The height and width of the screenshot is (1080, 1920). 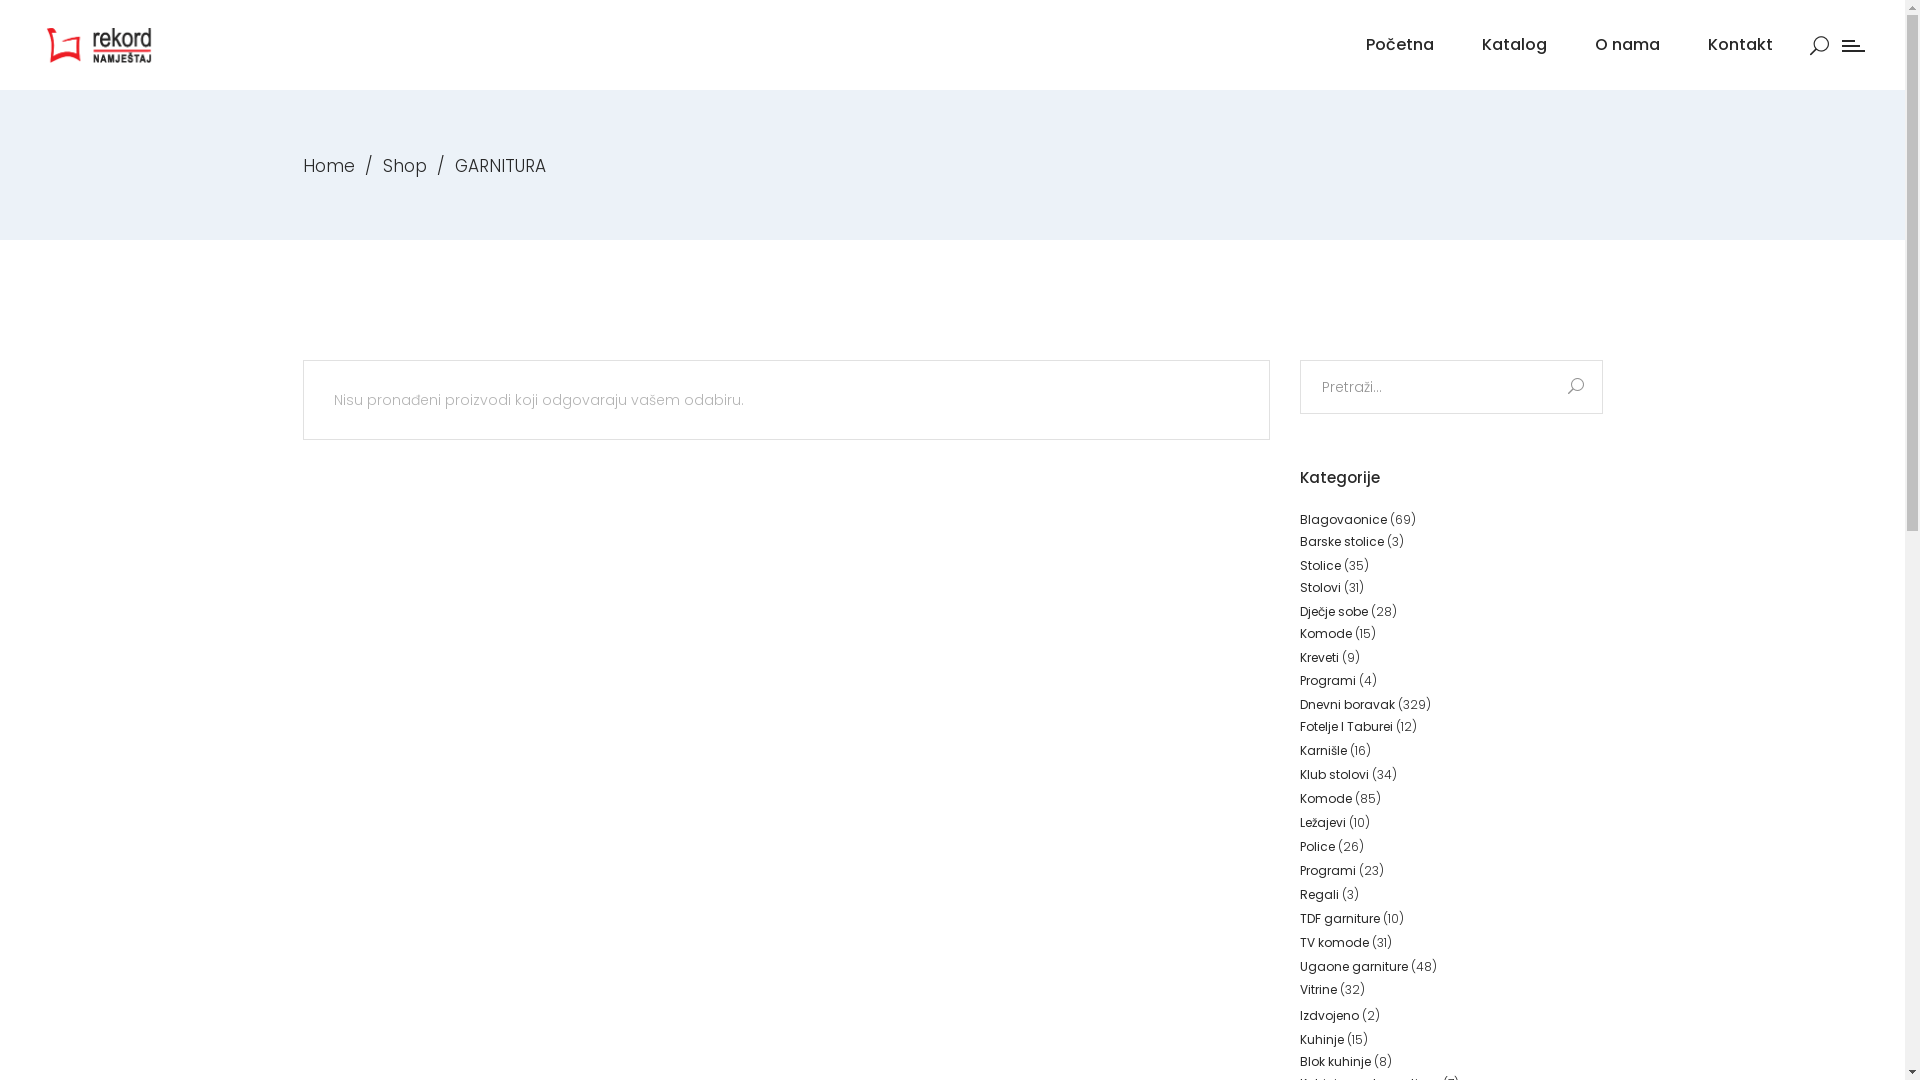 What do you see at coordinates (1320, 586) in the screenshot?
I see `'Stolovi'` at bounding box center [1320, 586].